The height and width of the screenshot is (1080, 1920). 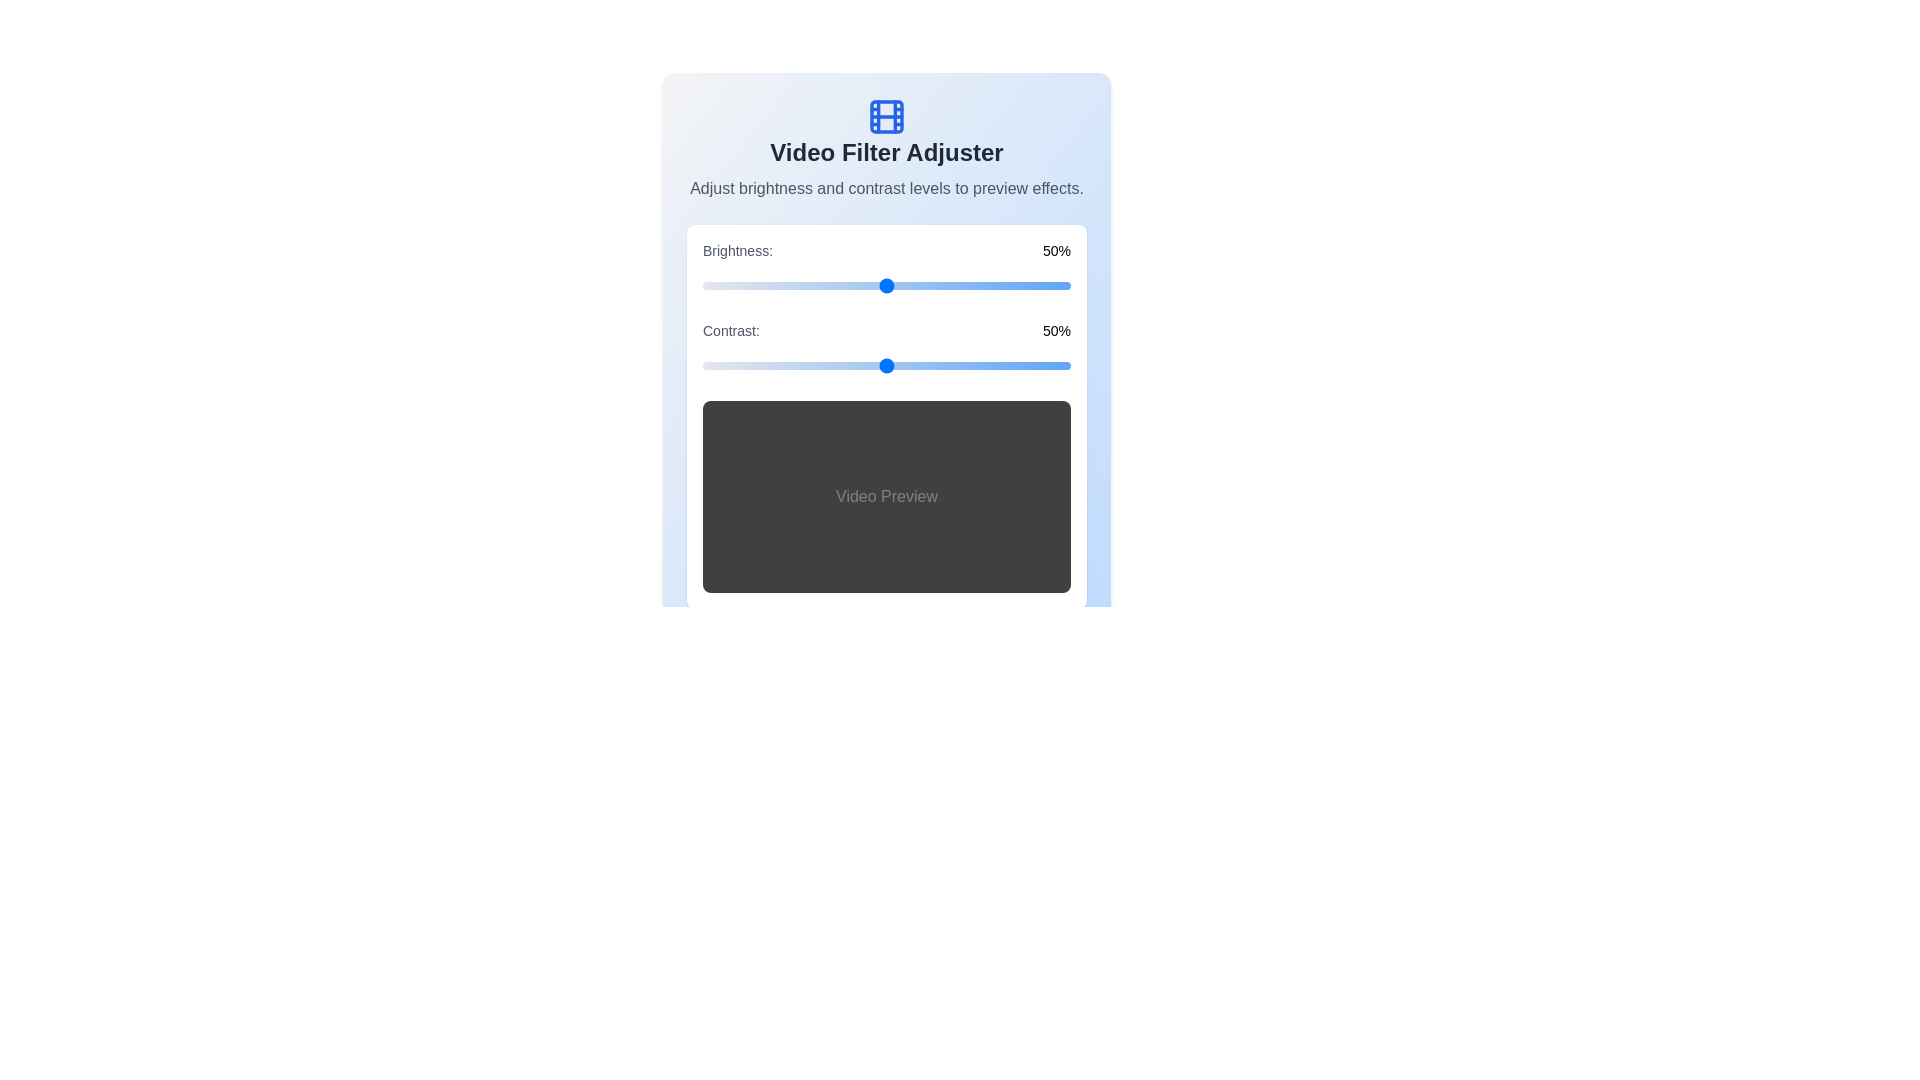 What do you see at coordinates (1008, 285) in the screenshot?
I see `the brightness slider to 83%` at bounding box center [1008, 285].